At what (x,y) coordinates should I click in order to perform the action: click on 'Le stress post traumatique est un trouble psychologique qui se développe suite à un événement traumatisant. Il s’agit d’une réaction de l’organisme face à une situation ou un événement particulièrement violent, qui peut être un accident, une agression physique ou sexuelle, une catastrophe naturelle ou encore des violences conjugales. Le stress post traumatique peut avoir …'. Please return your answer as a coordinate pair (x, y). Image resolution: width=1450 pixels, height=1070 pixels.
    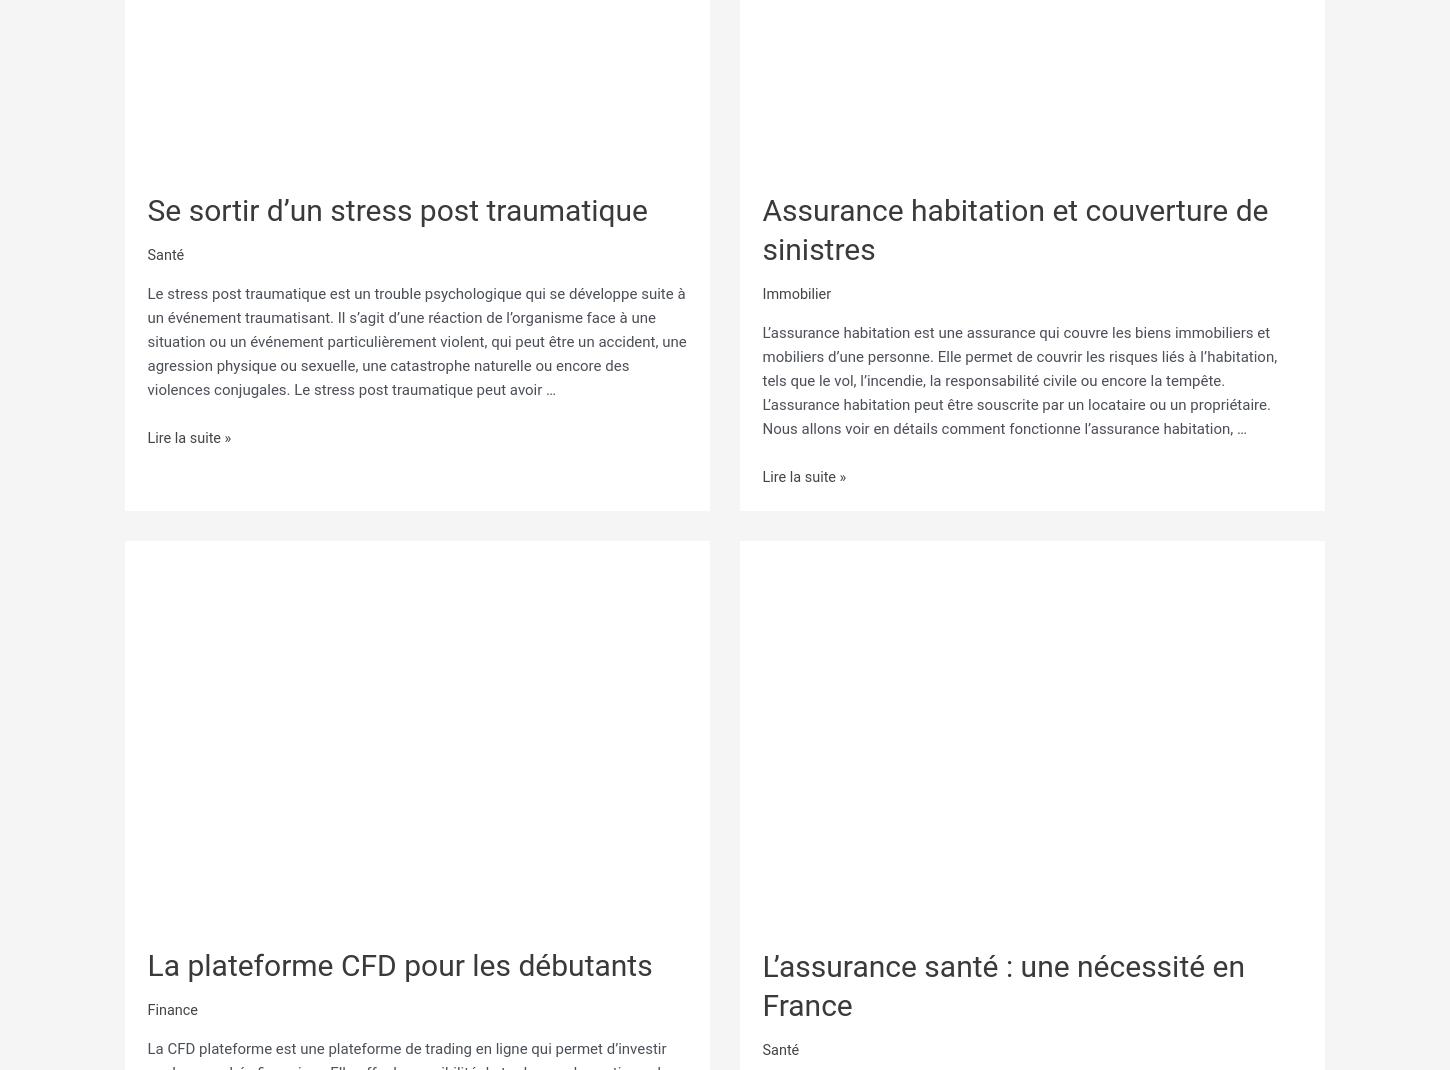
    Looking at the image, I should click on (415, 340).